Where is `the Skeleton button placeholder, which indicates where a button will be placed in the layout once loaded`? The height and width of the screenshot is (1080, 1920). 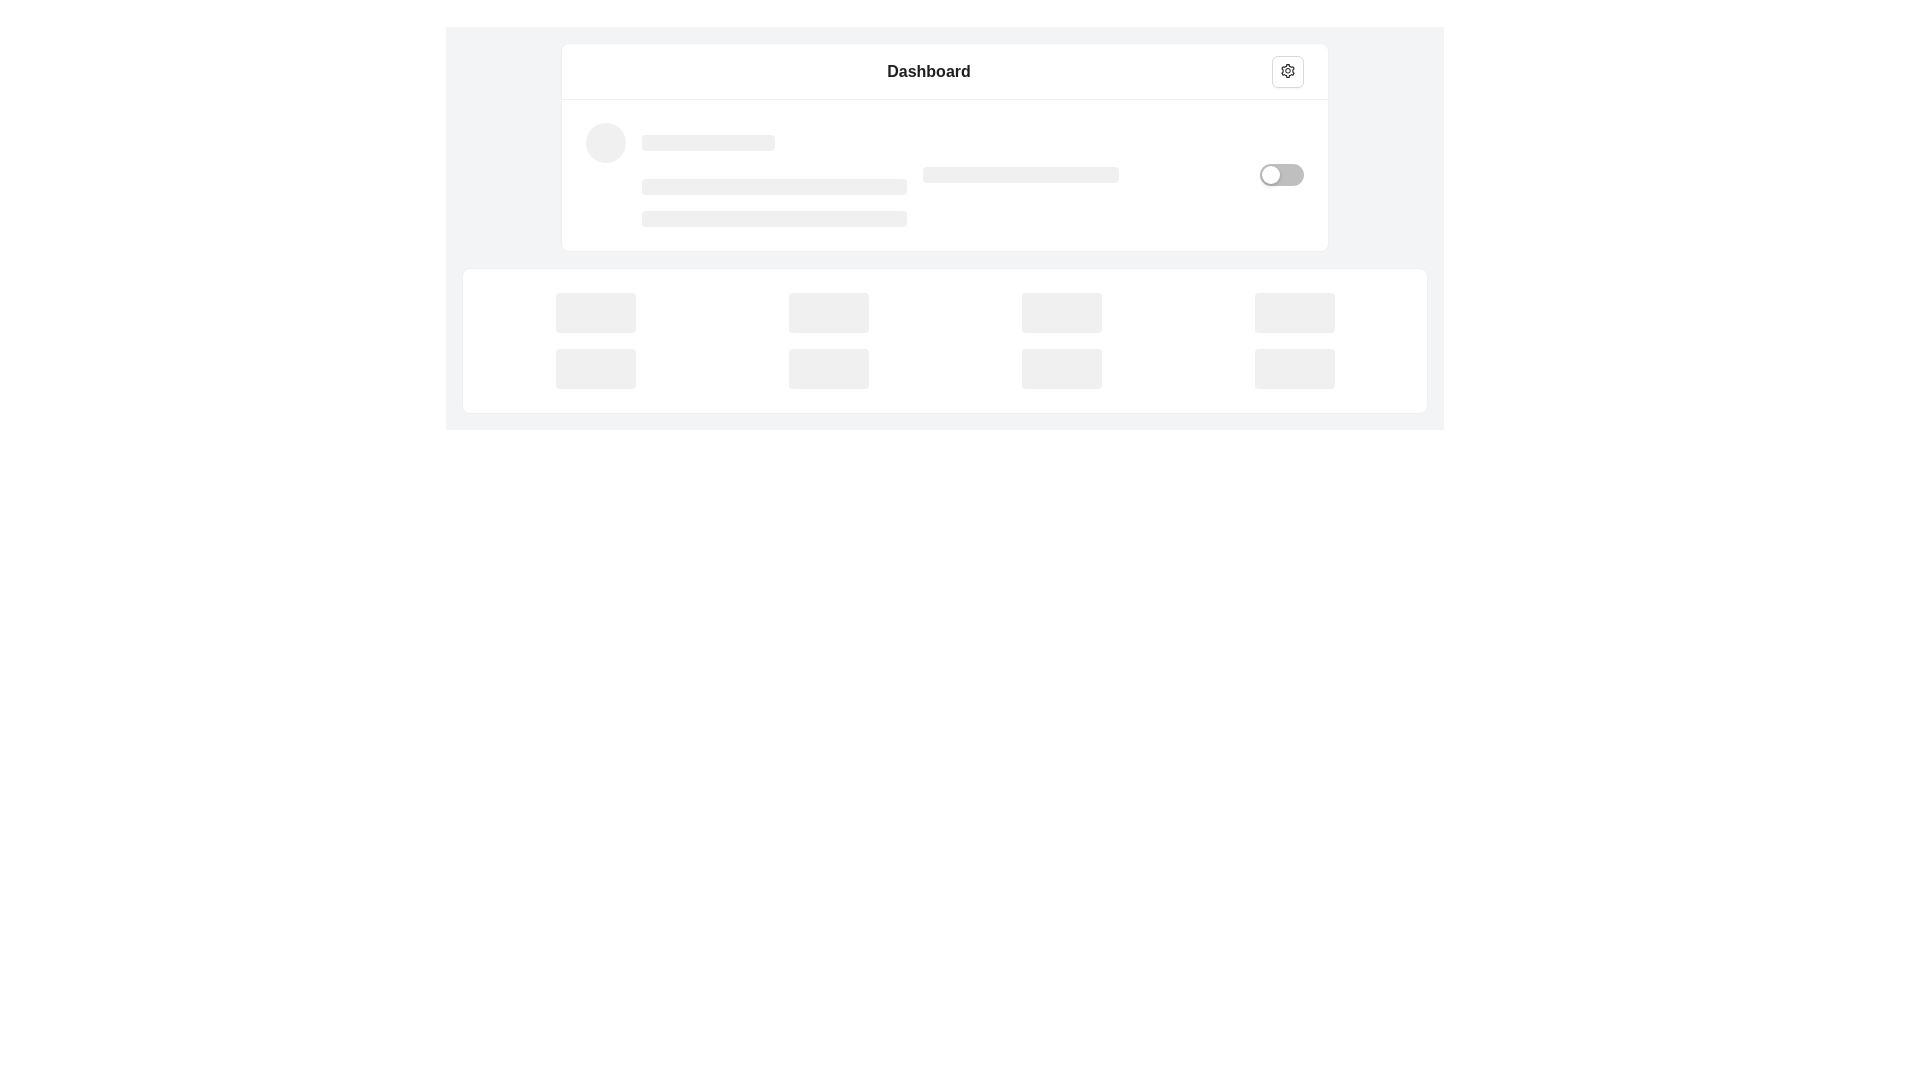
the Skeleton button placeholder, which indicates where a button will be placed in the layout once loaded is located at coordinates (594, 312).